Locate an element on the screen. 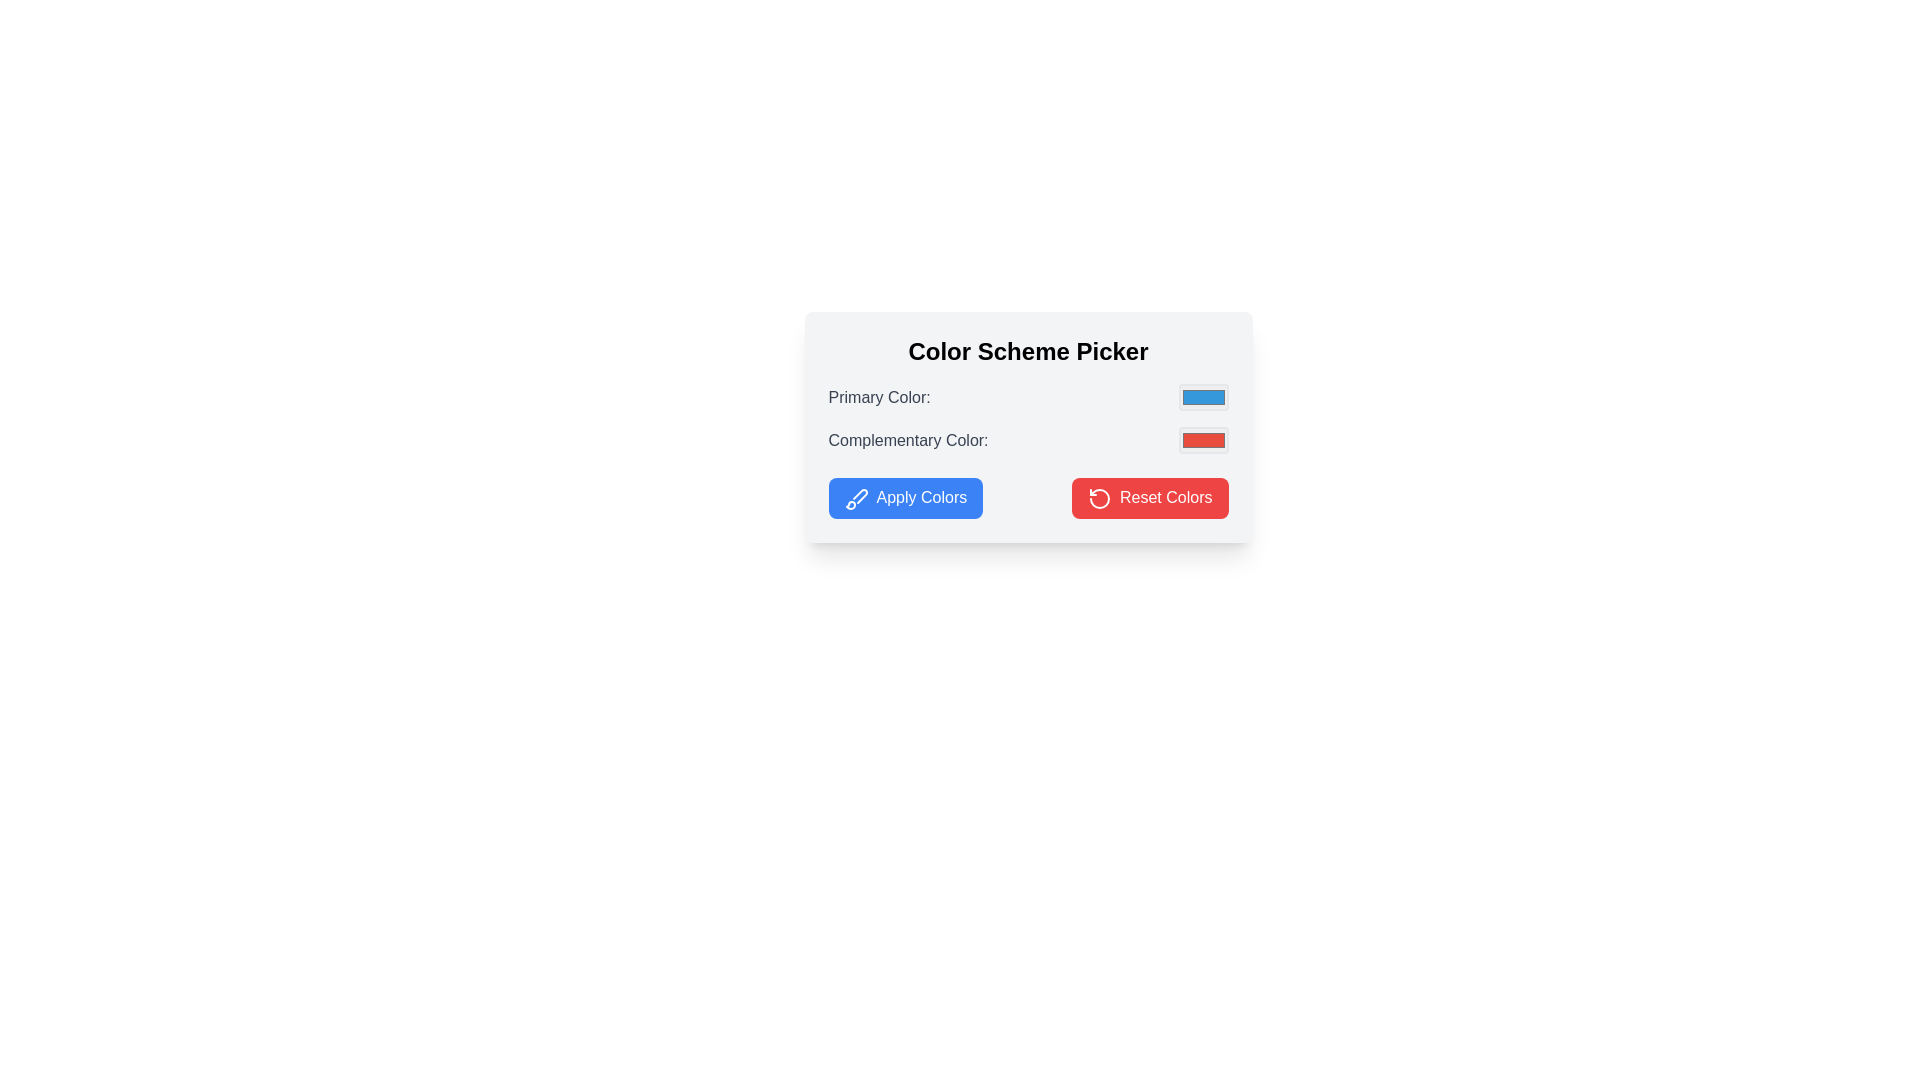  the color input field labeled 'Complementary Color:' is located at coordinates (1028, 439).